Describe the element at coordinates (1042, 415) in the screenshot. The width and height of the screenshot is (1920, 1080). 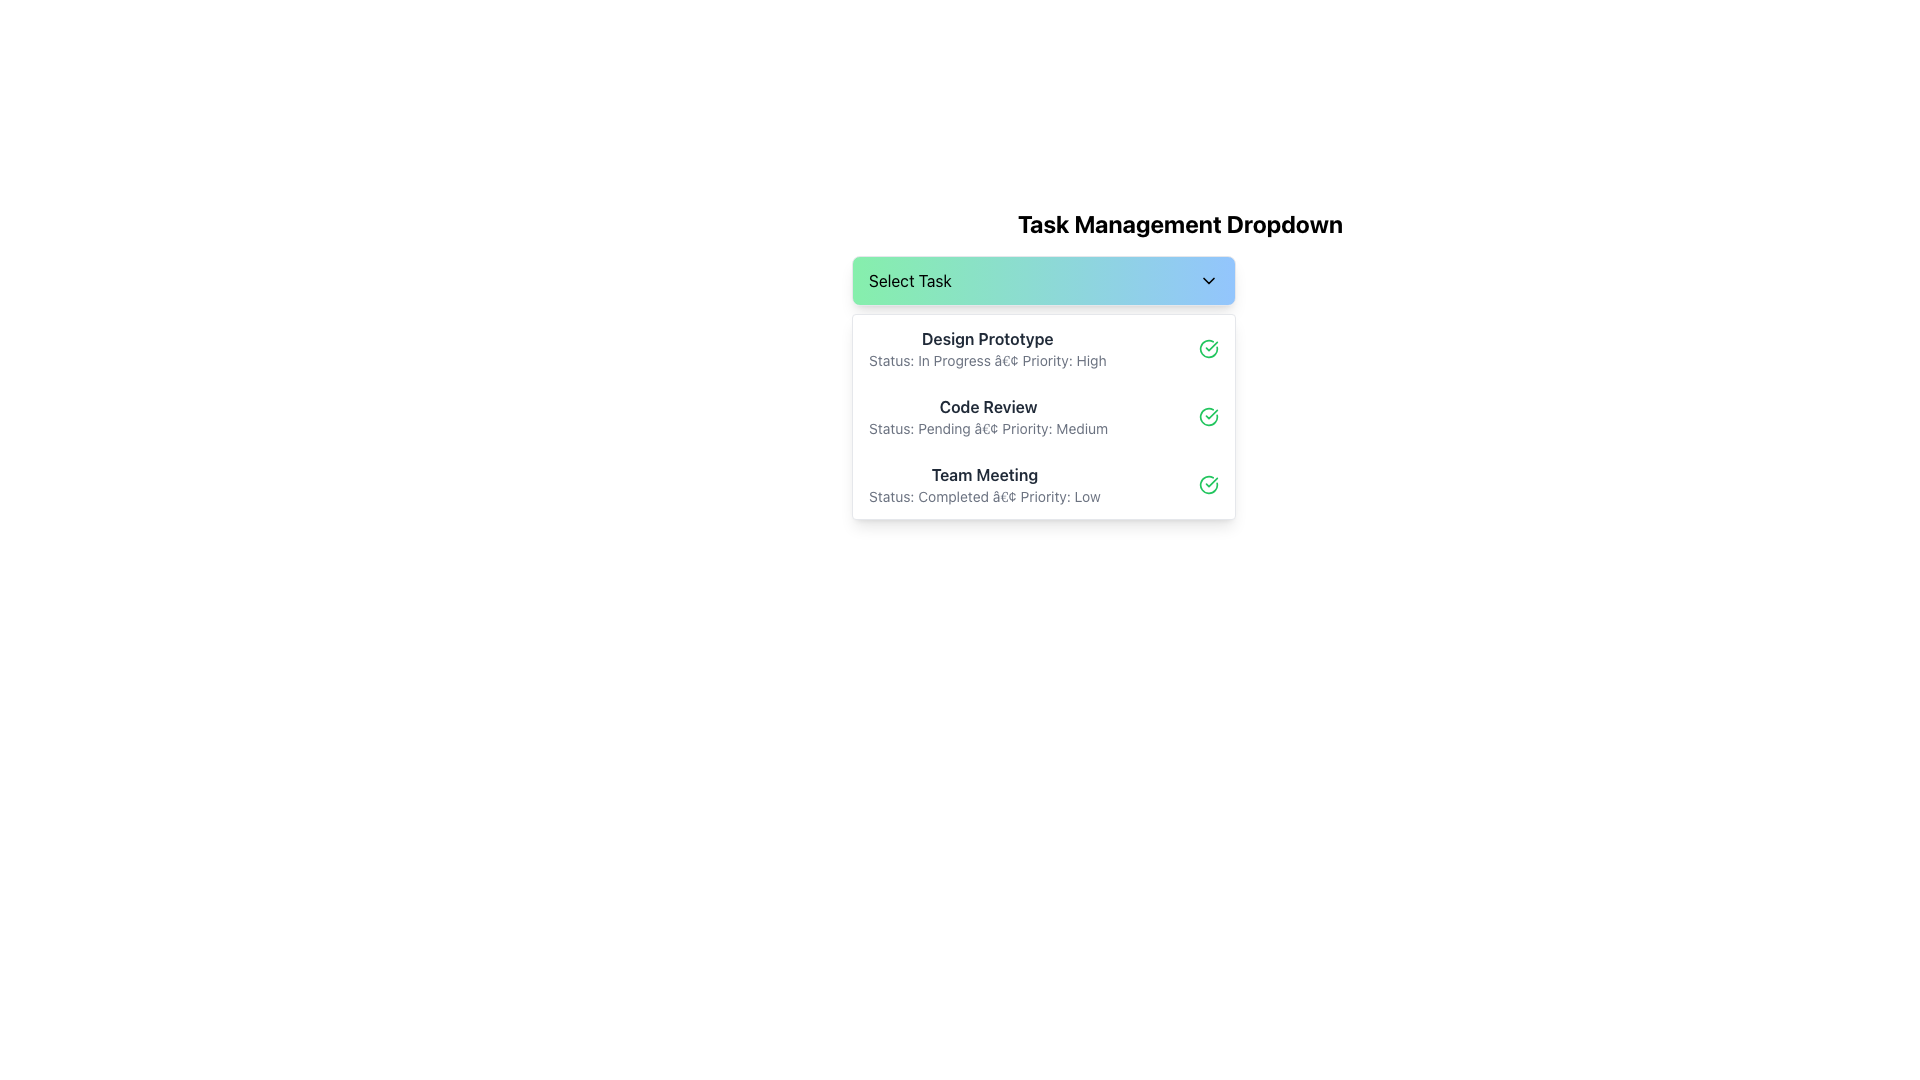
I see `the dropdown menu option` at that location.